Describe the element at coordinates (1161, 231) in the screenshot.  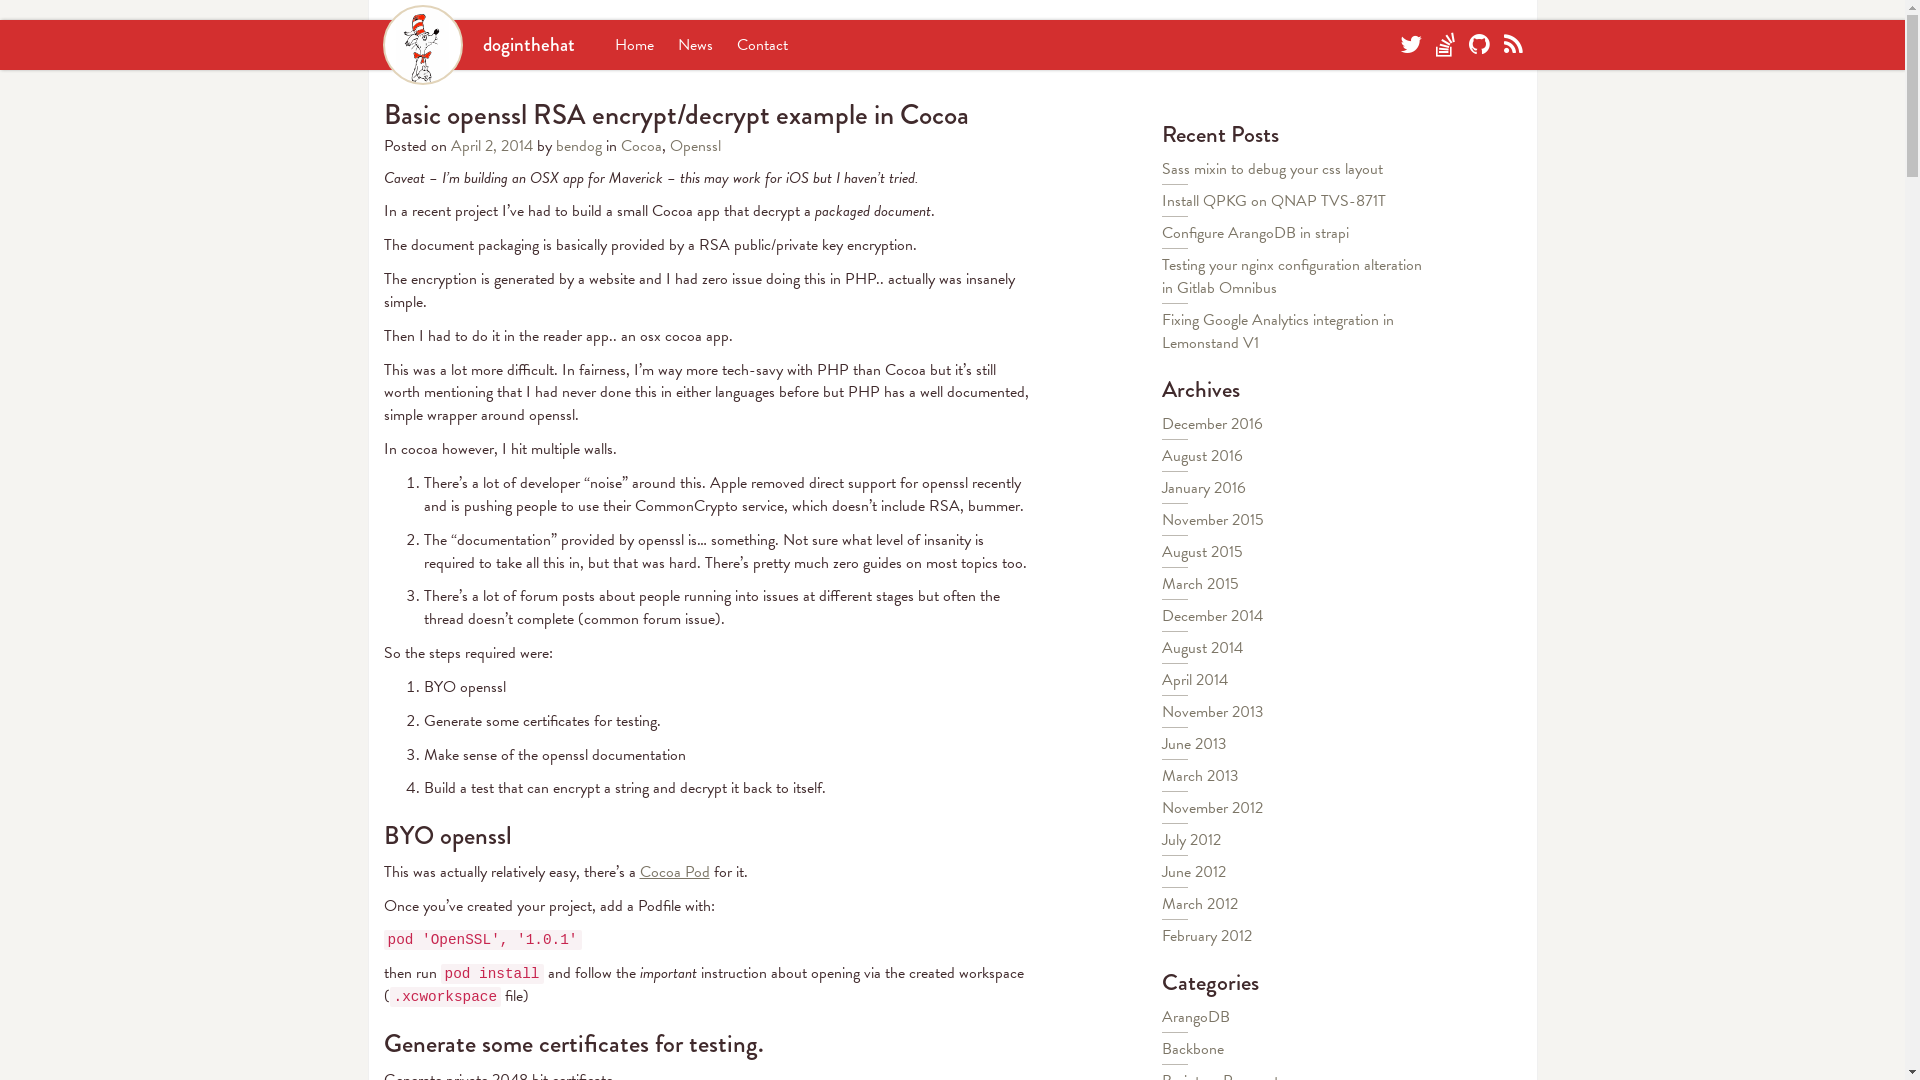
I see `'Configure ArangoDB in strapi'` at that location.